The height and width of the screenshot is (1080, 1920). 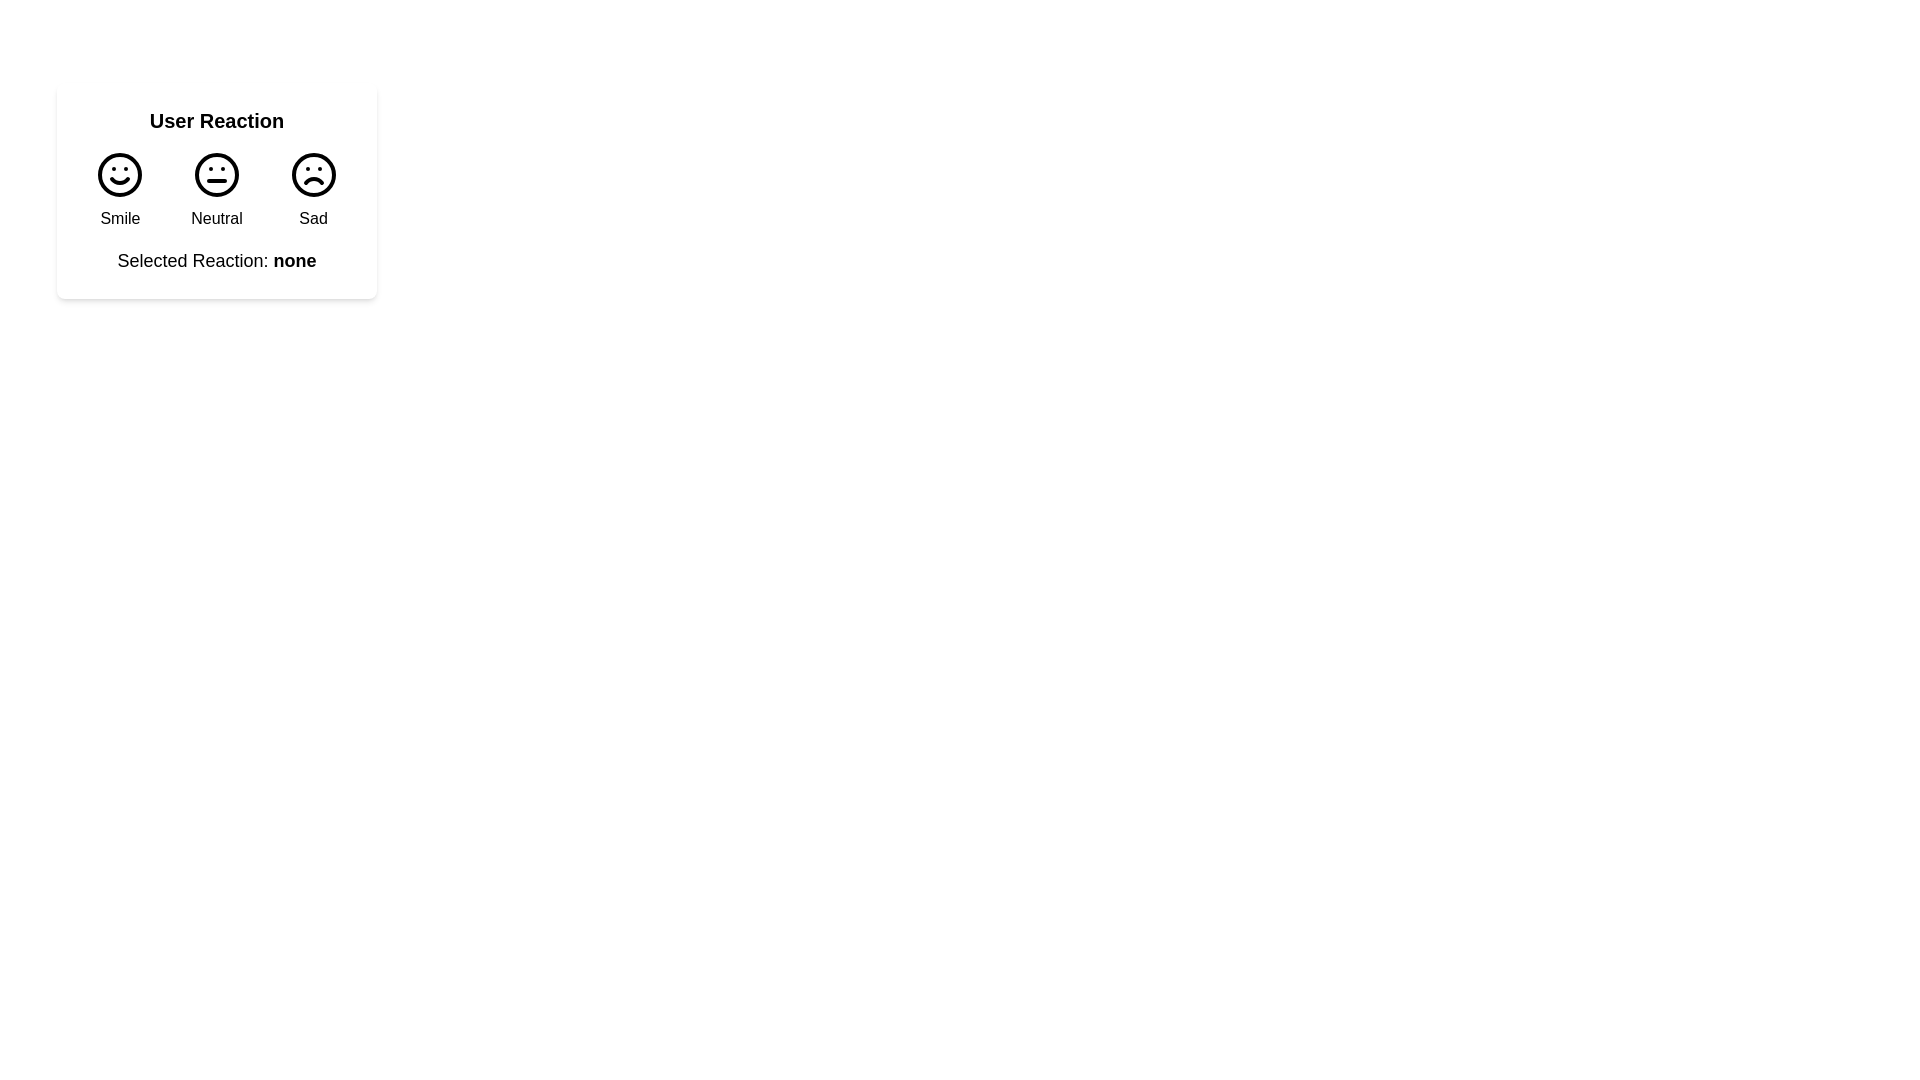 I want to click on the 'Sad' button, which features a sad emoji face icon and the text 'Sad' below it, so click(x=312, y=191).